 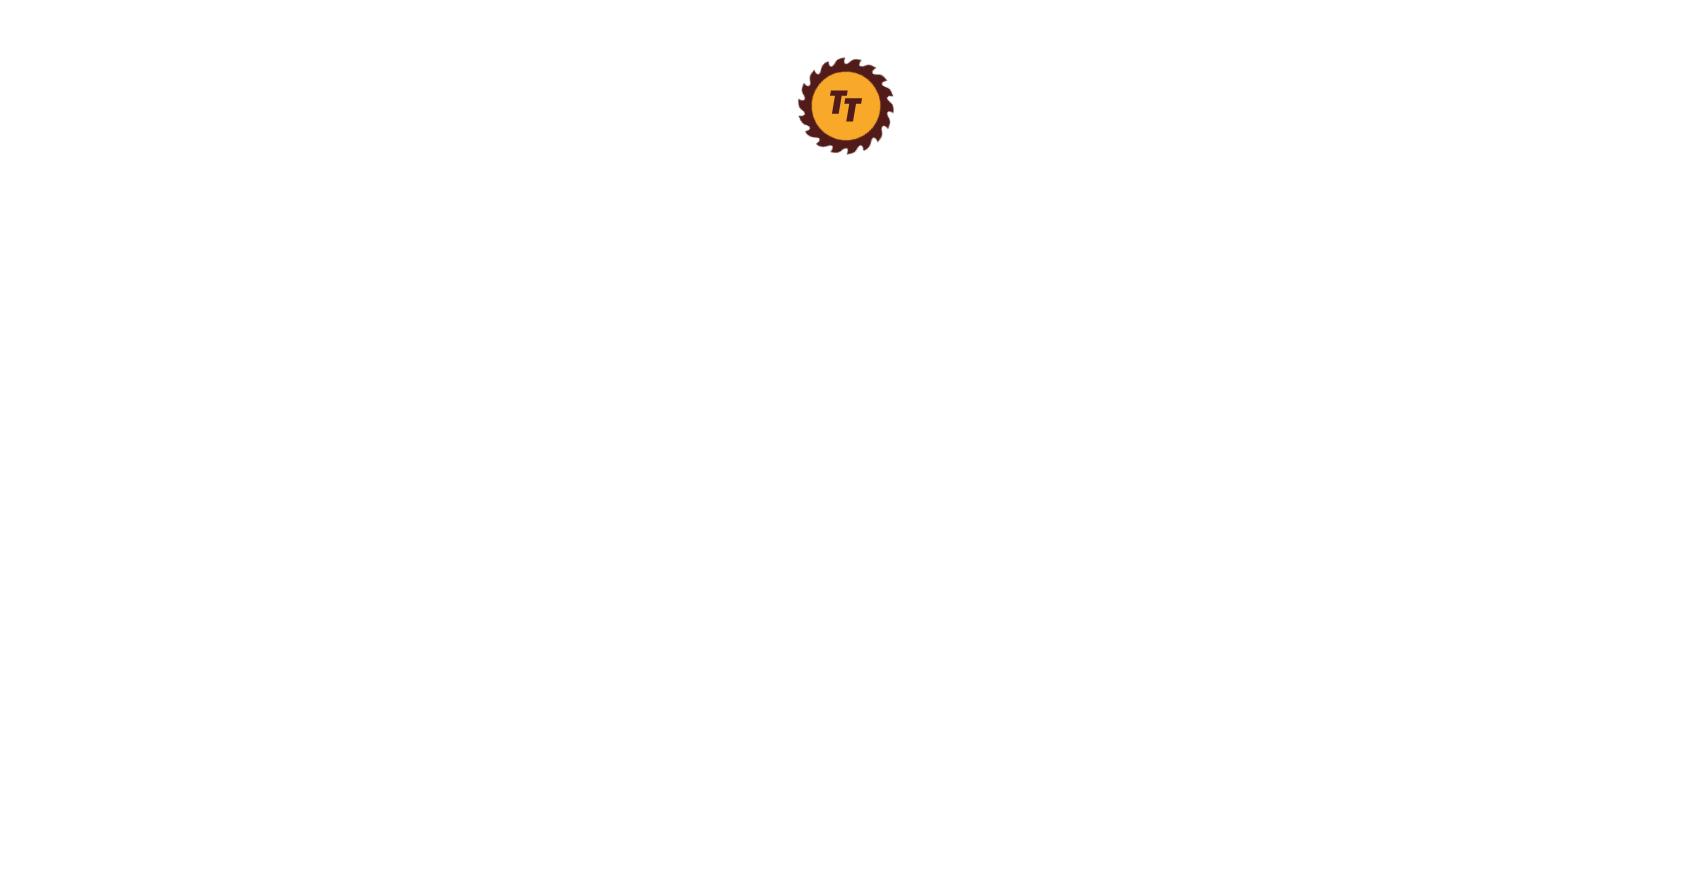 I want to click on 'Angle Finders', so click(x=174, y=37).